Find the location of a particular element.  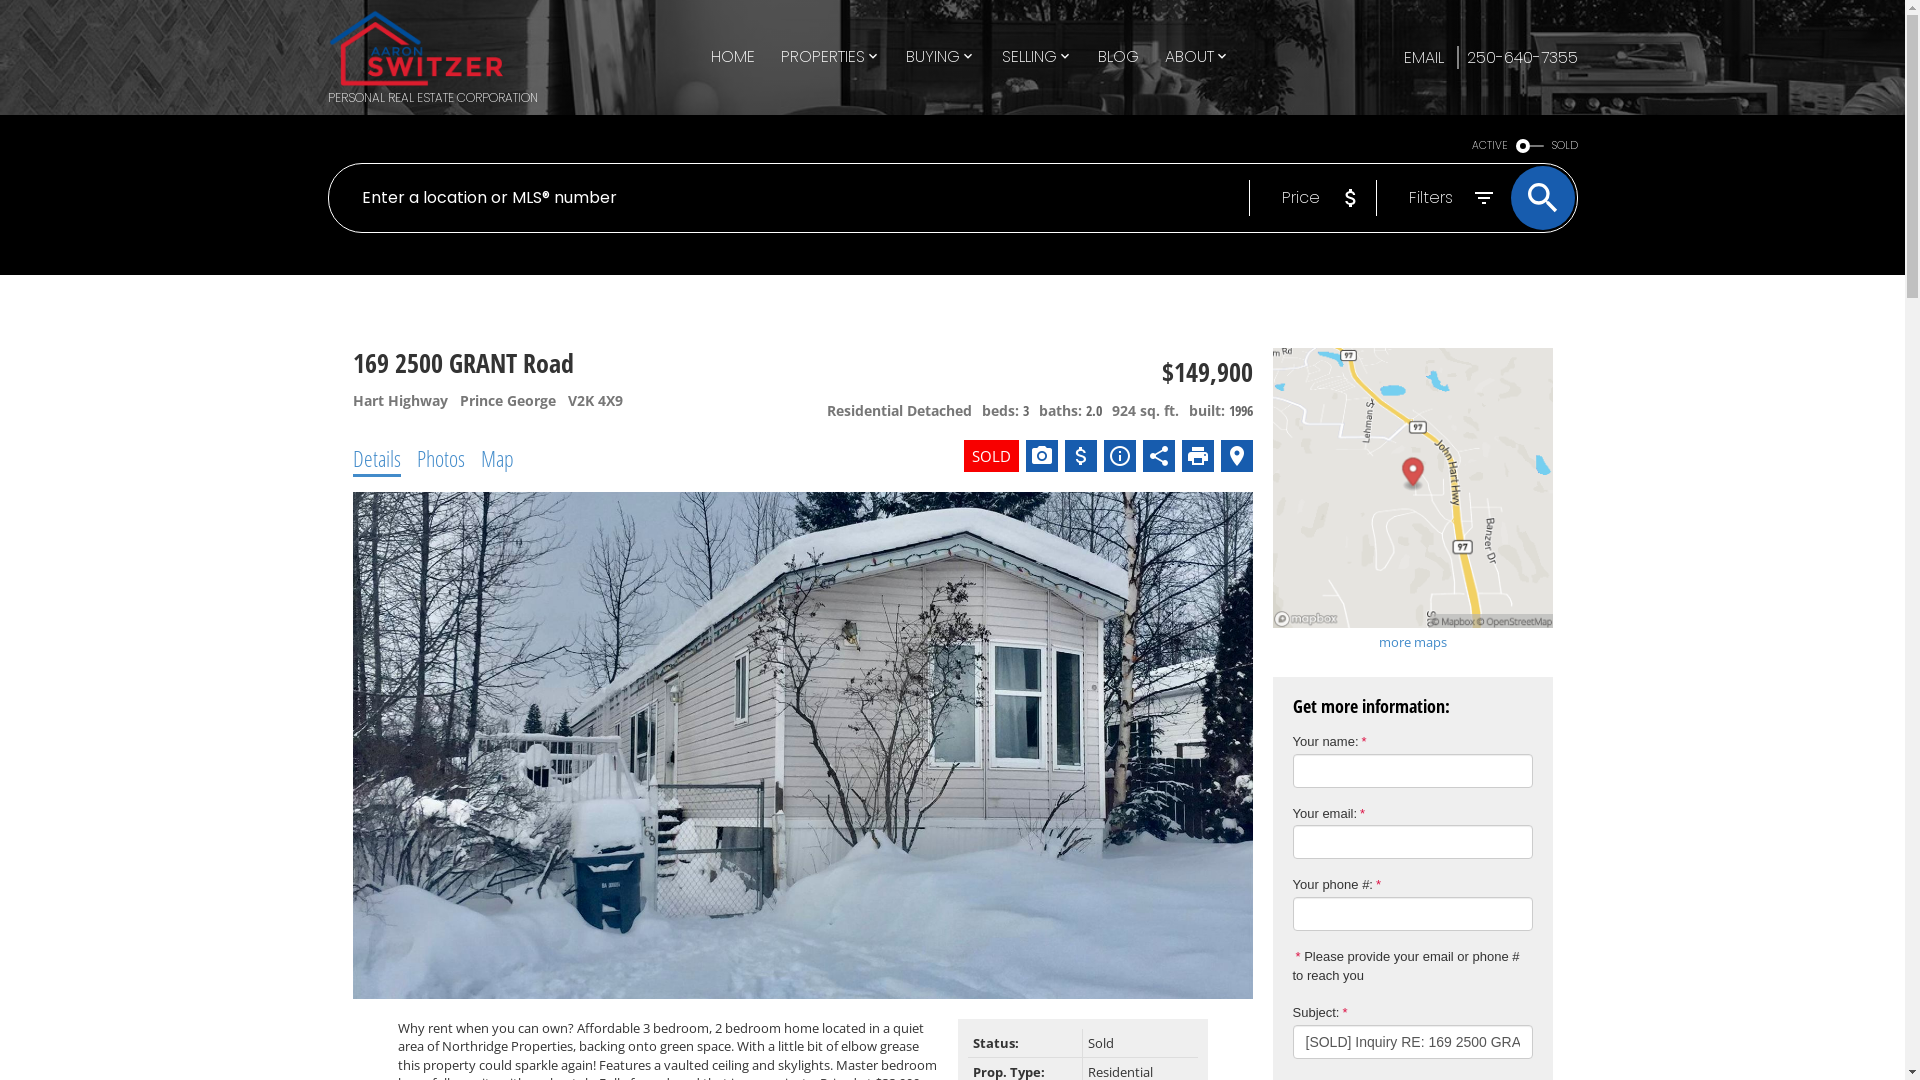

'Print listing' is located at coordinates (1198, 455).